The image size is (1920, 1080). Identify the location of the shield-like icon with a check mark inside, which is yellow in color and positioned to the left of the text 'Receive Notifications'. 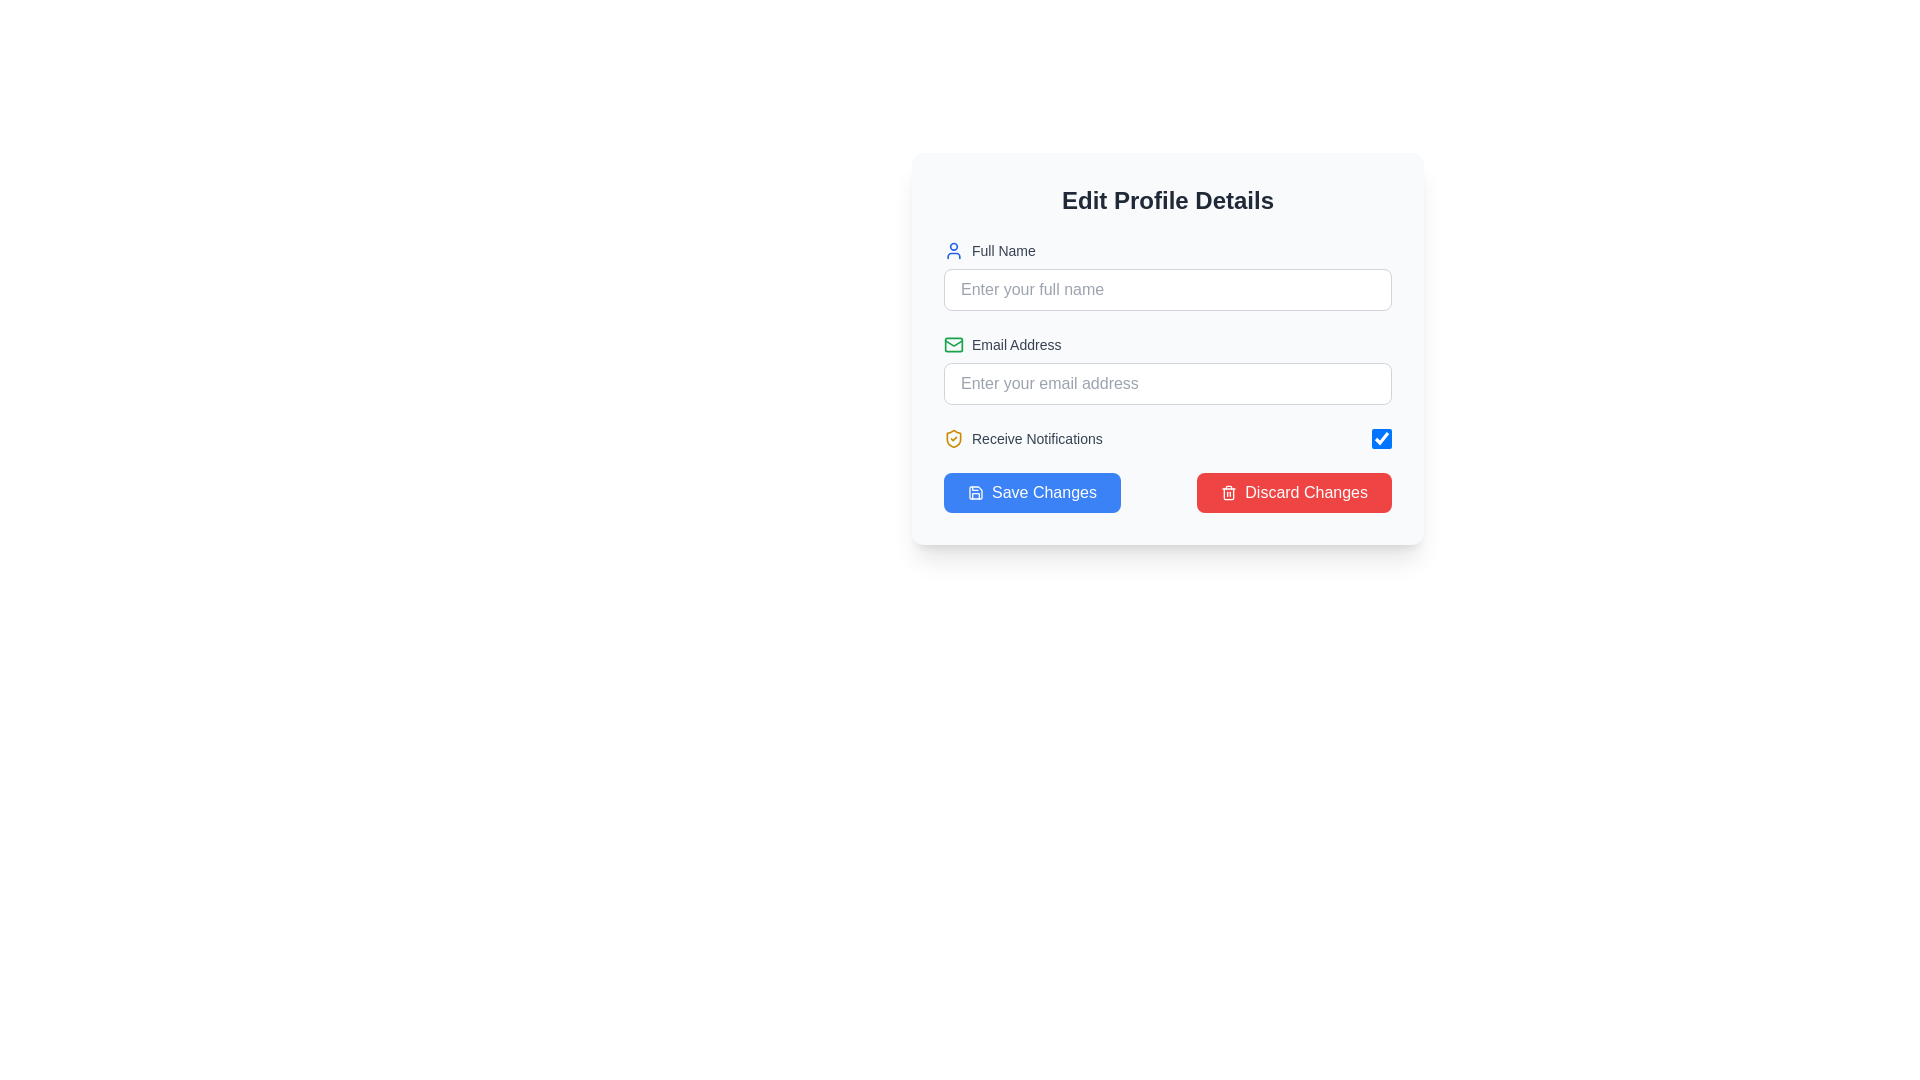
(953, 438).